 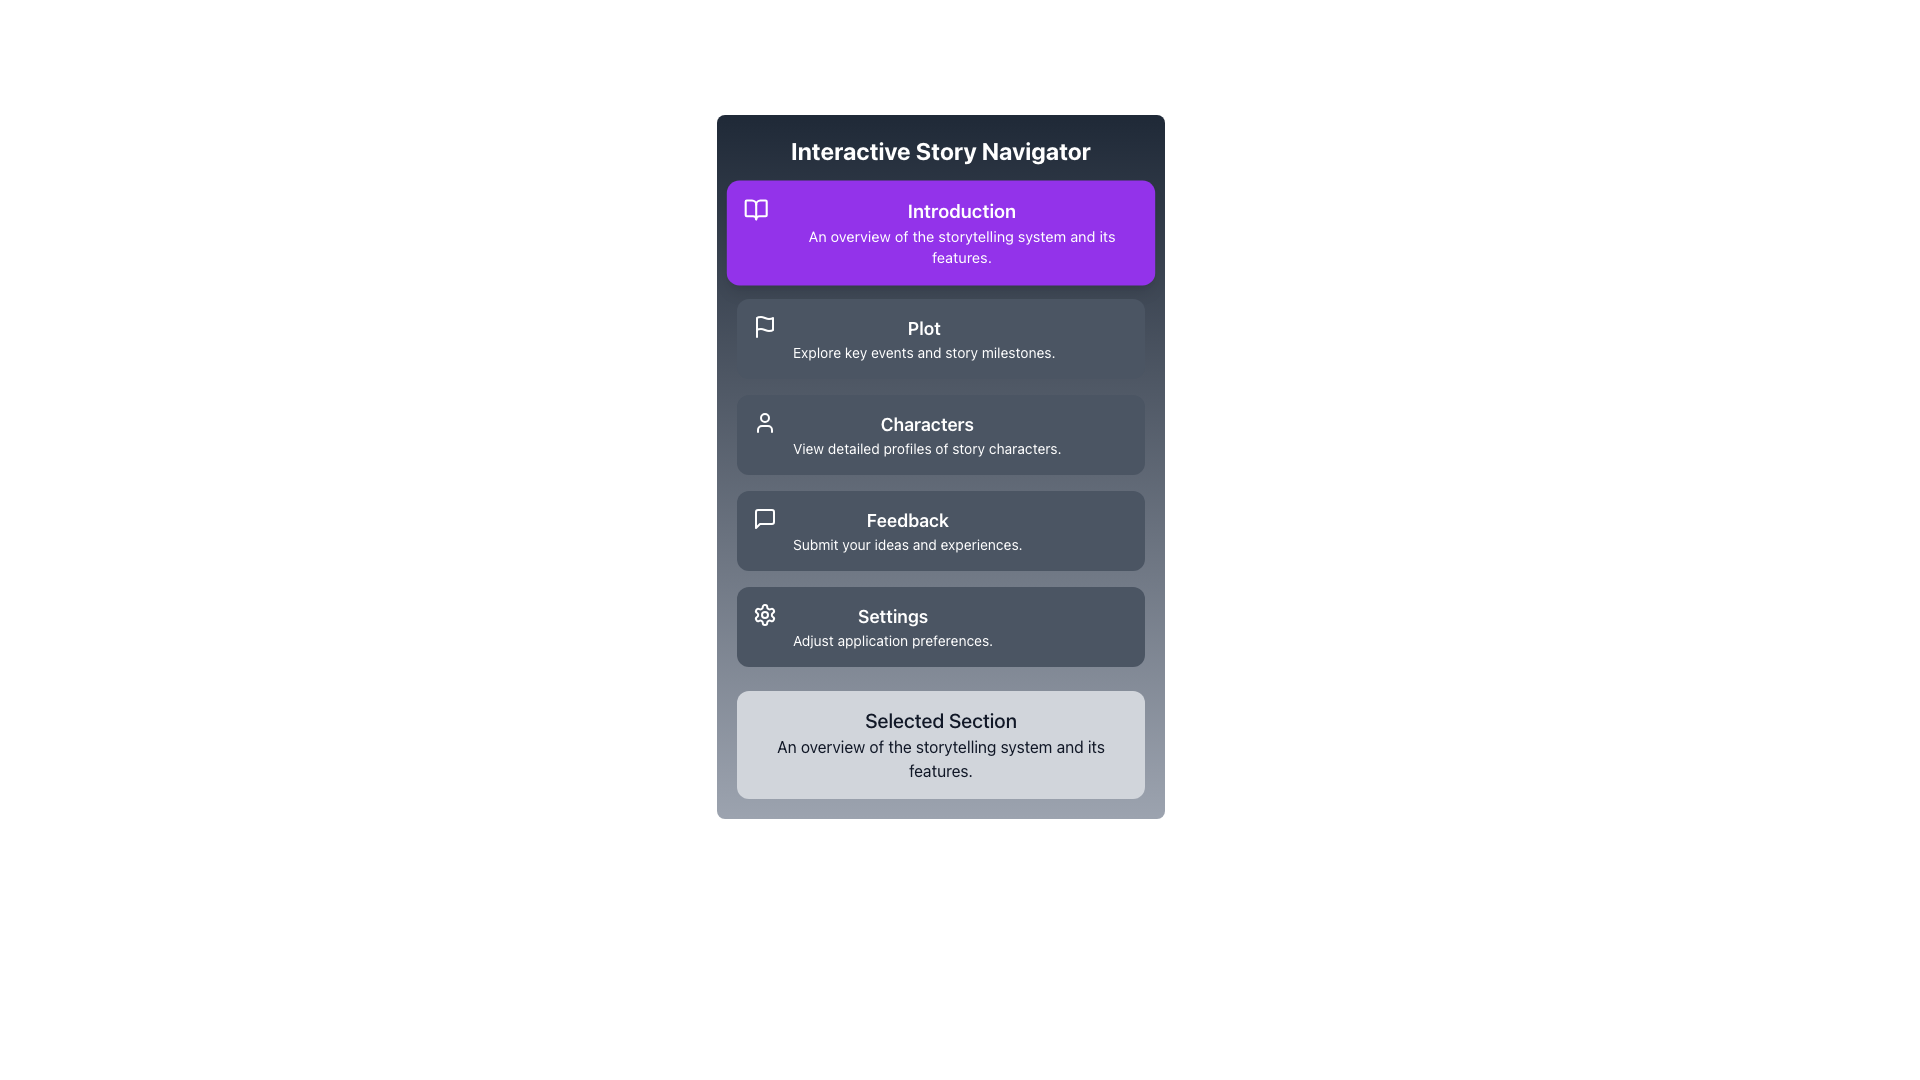 I want to click on the settings icon located on the left side of the associated text, which leads to application preferences or configuration options, so click(x=763, y=613).